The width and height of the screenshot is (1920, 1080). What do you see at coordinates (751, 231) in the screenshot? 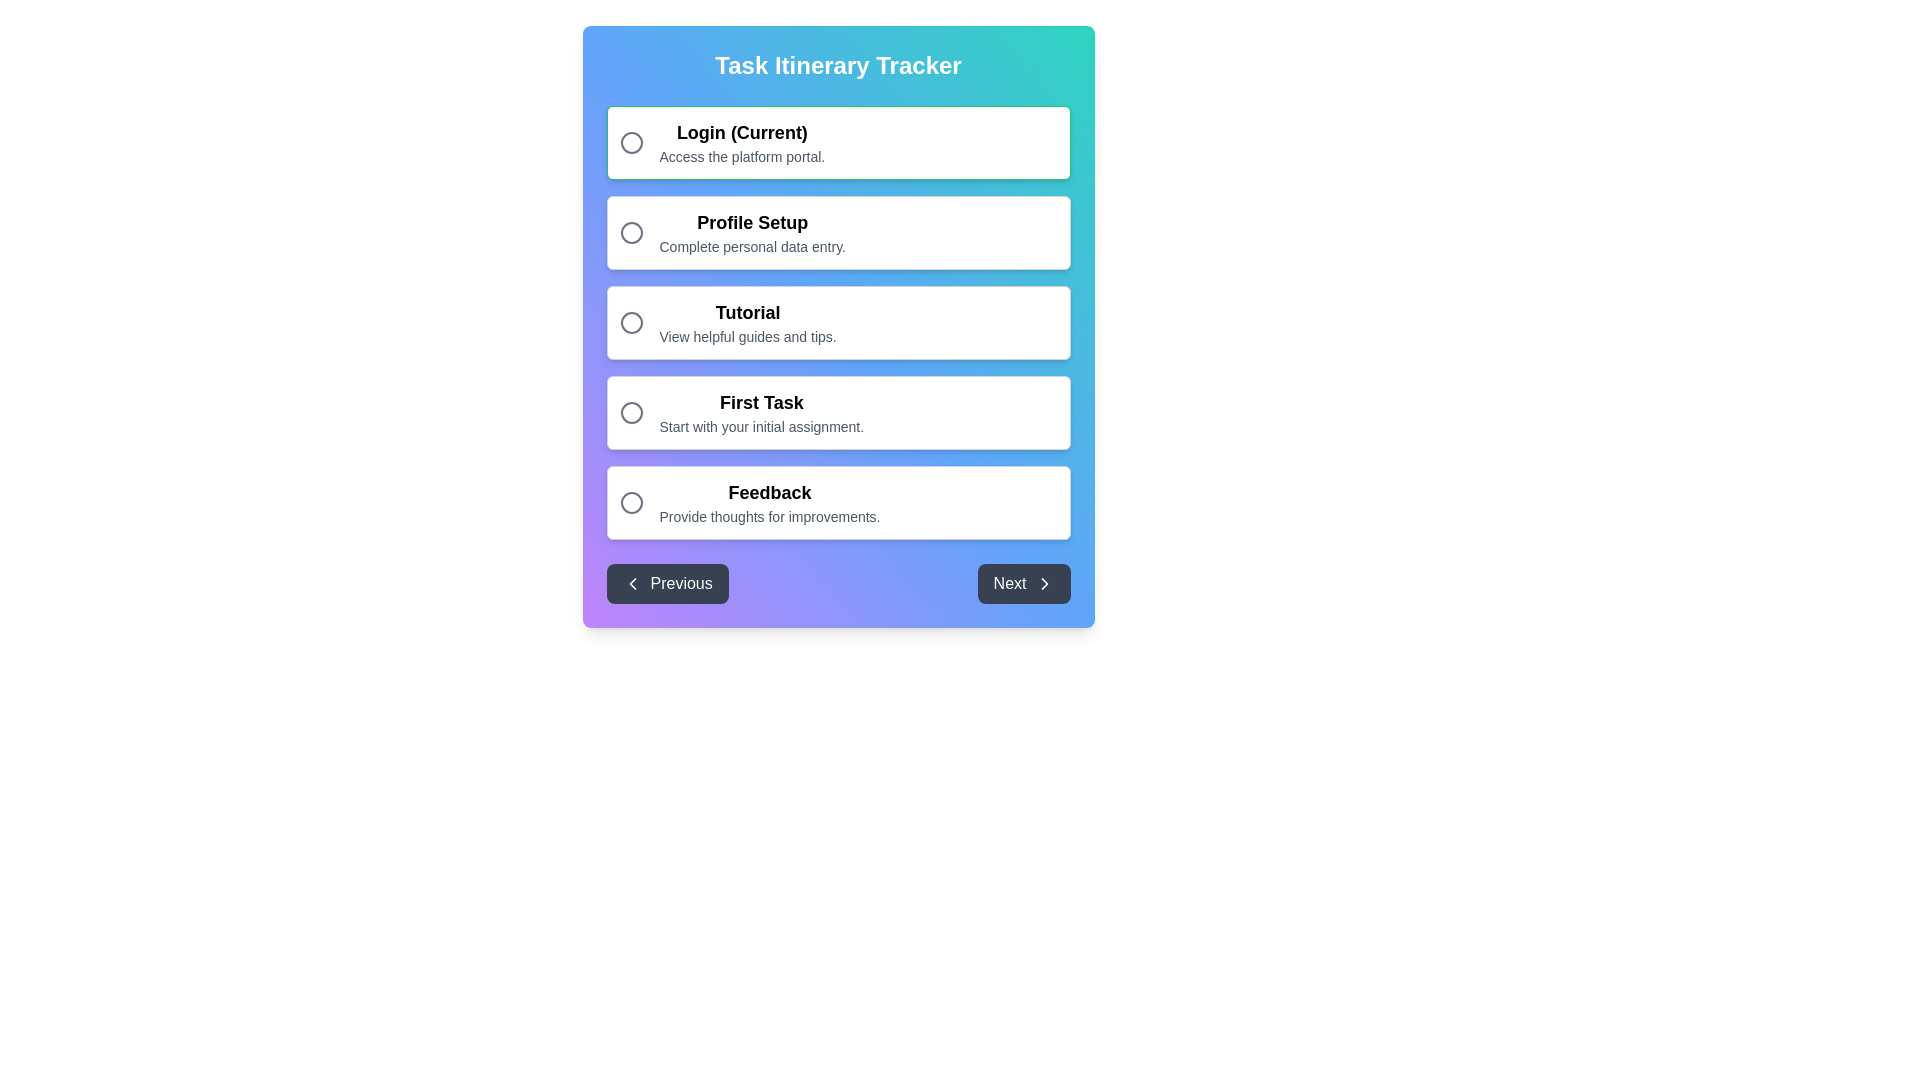
I see `information presented in the second list item of the task tracker interface, which indicates the stage 'Profile Setup' and the action 'Complete personal data entry.'` at bounding box center [751, 231].